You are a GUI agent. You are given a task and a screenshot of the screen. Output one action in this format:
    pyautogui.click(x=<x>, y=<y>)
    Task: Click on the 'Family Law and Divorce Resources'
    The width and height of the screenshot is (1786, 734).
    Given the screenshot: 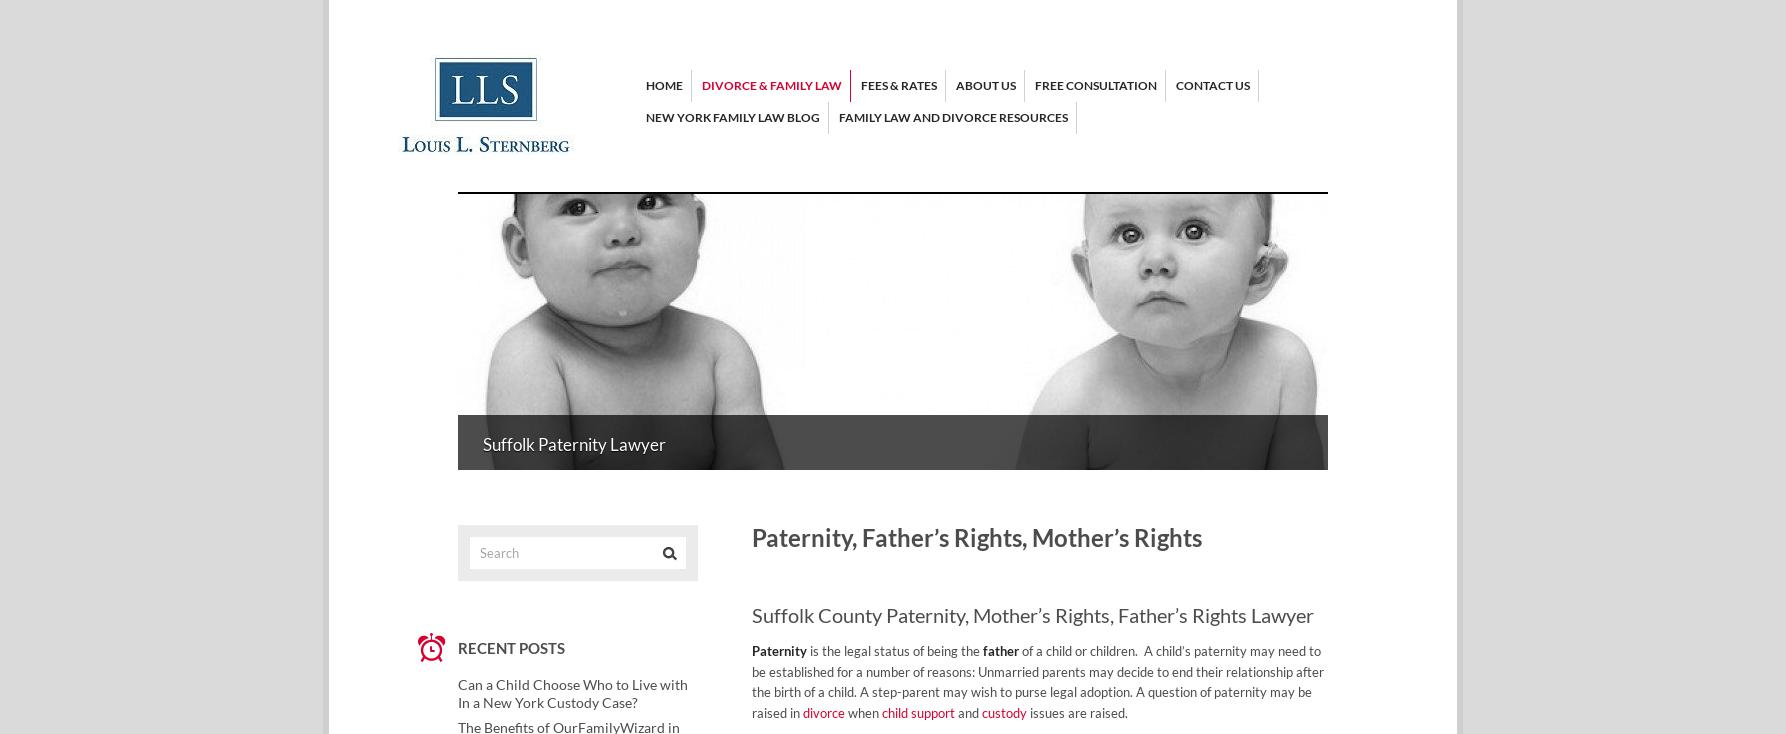 What is the action you would take?
    pyautogui.click(x=953, y=117)
    